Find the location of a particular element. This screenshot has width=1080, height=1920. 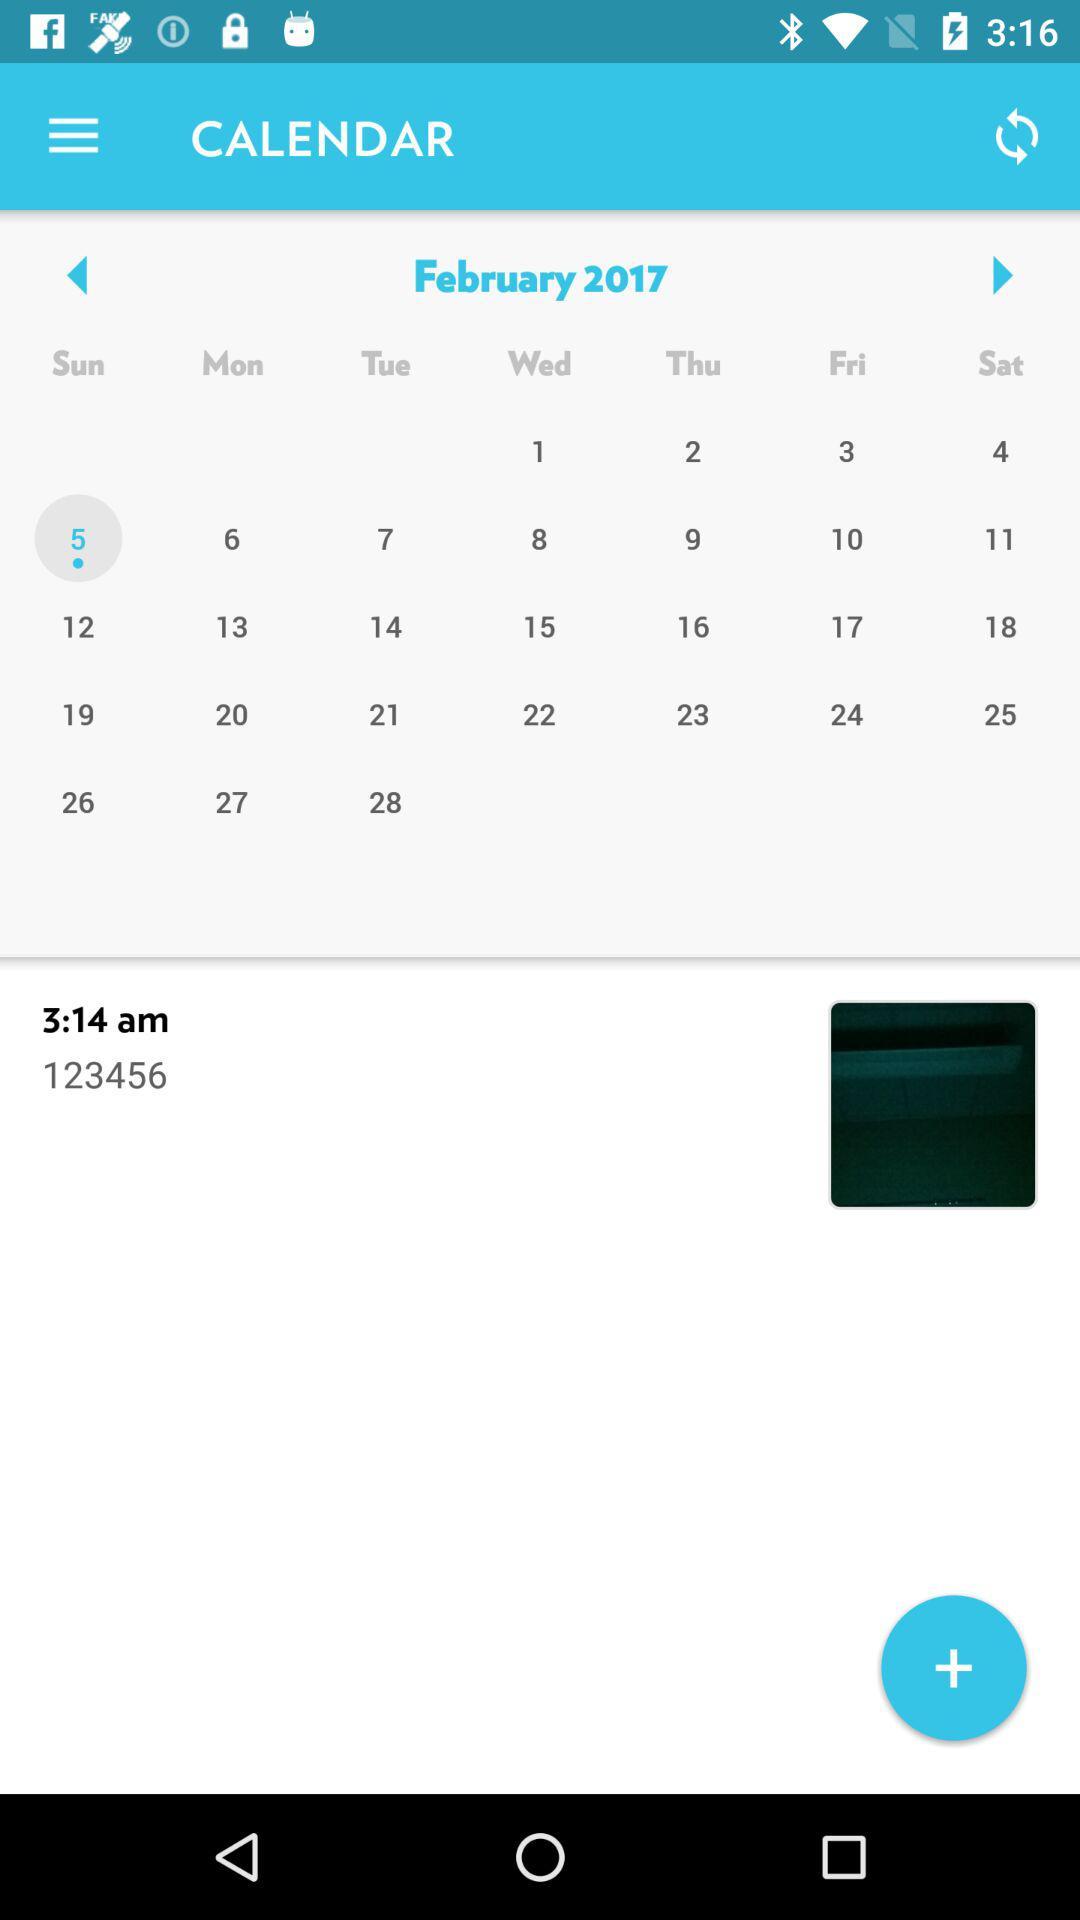

item above the 26 icon is located at coordinates (231, 713).